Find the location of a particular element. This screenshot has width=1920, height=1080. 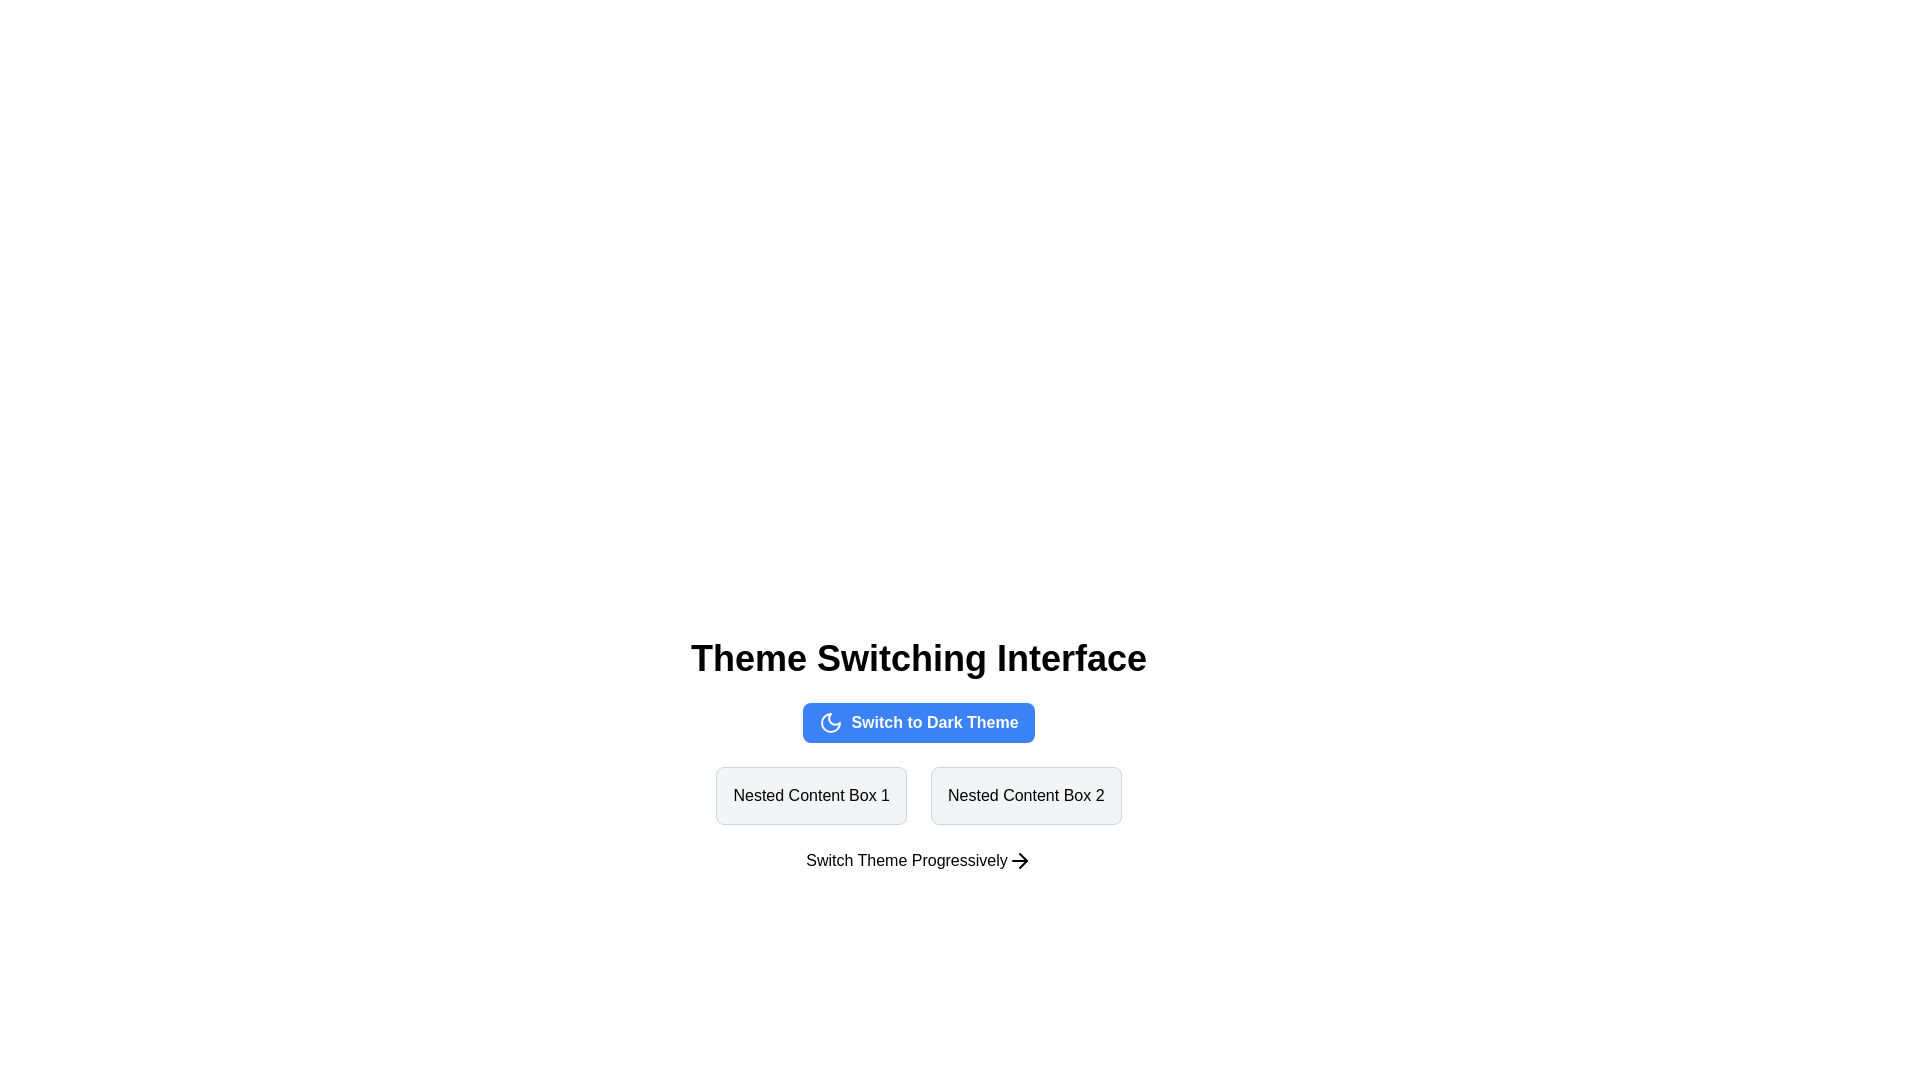

the theme switching button located below the 'Theme Switching Interface' heading for accessibility interactions is located at coordinates (917, 722).